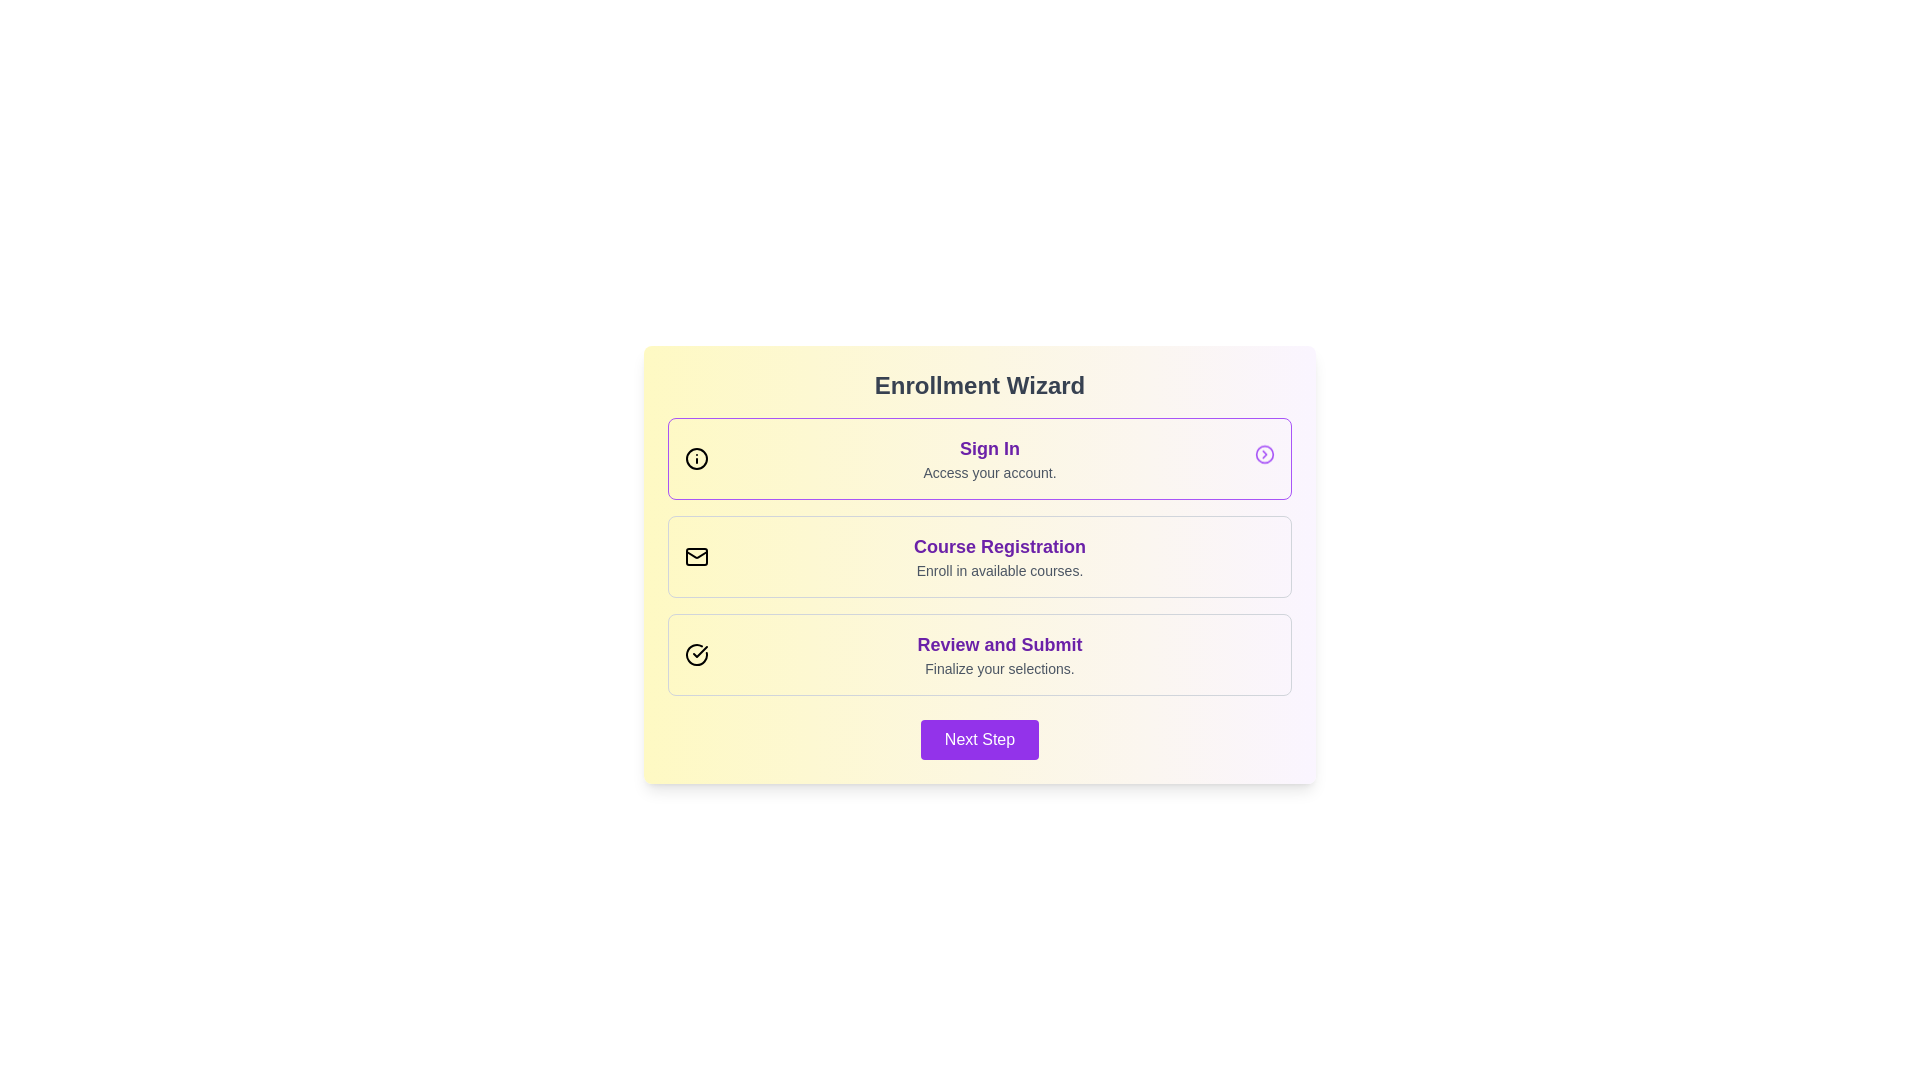 This screenshot has width=1920, height=1080. I want to click on the static text label that provides additional context for the 'Sign In' section, positioned below the 'Sign In' text, so click(989, 473).